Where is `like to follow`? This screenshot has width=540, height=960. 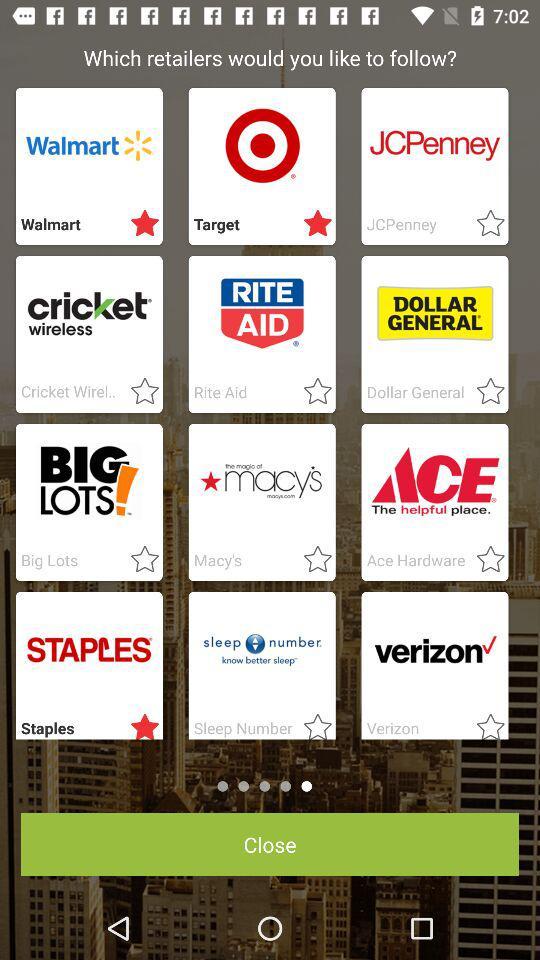
like to follow is located at coordinates (483, 391).